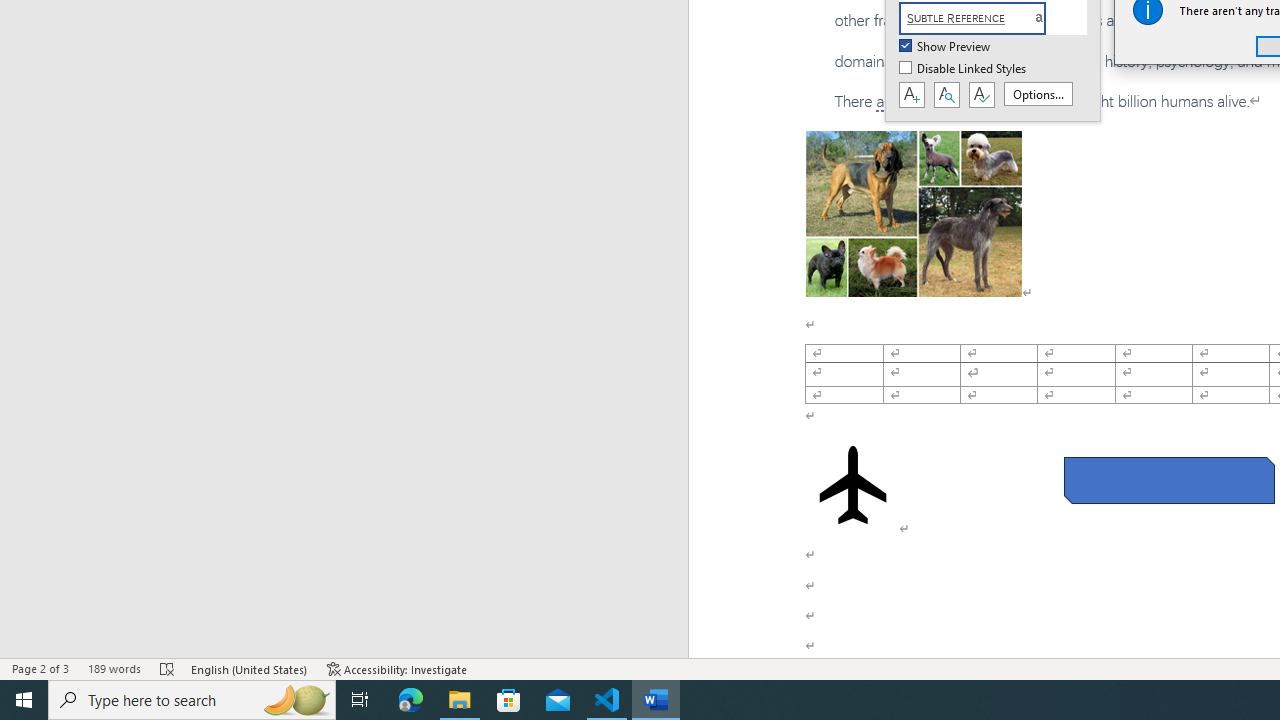 The width and height of the screenshot is (1280, 720). I want to click on 'Options...', so click(1038, 93).